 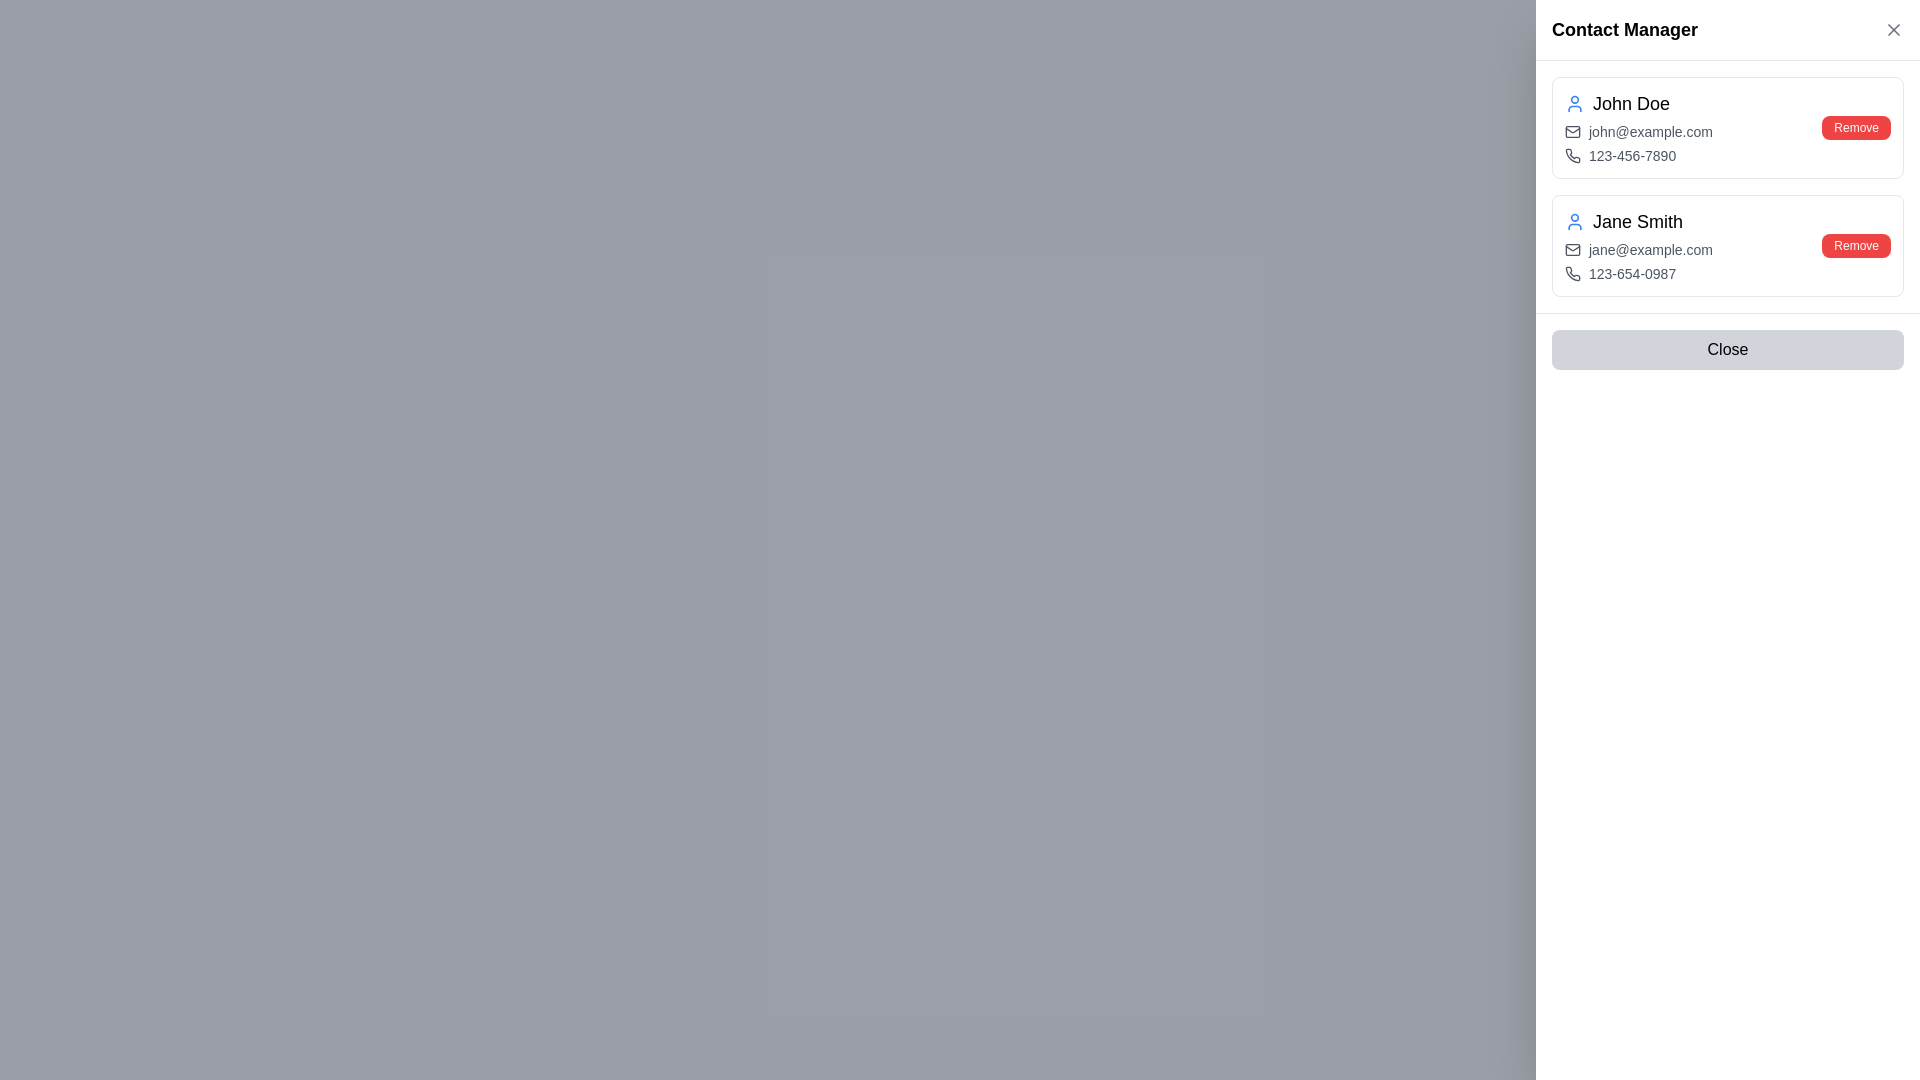 What do you see at coordinates (1572, 154) in the screenshot?
I see `the phone icon located to the left of the phone number '123-456-7890' in the contact card of 'John Doe'` at bounding box center [1572, 154].